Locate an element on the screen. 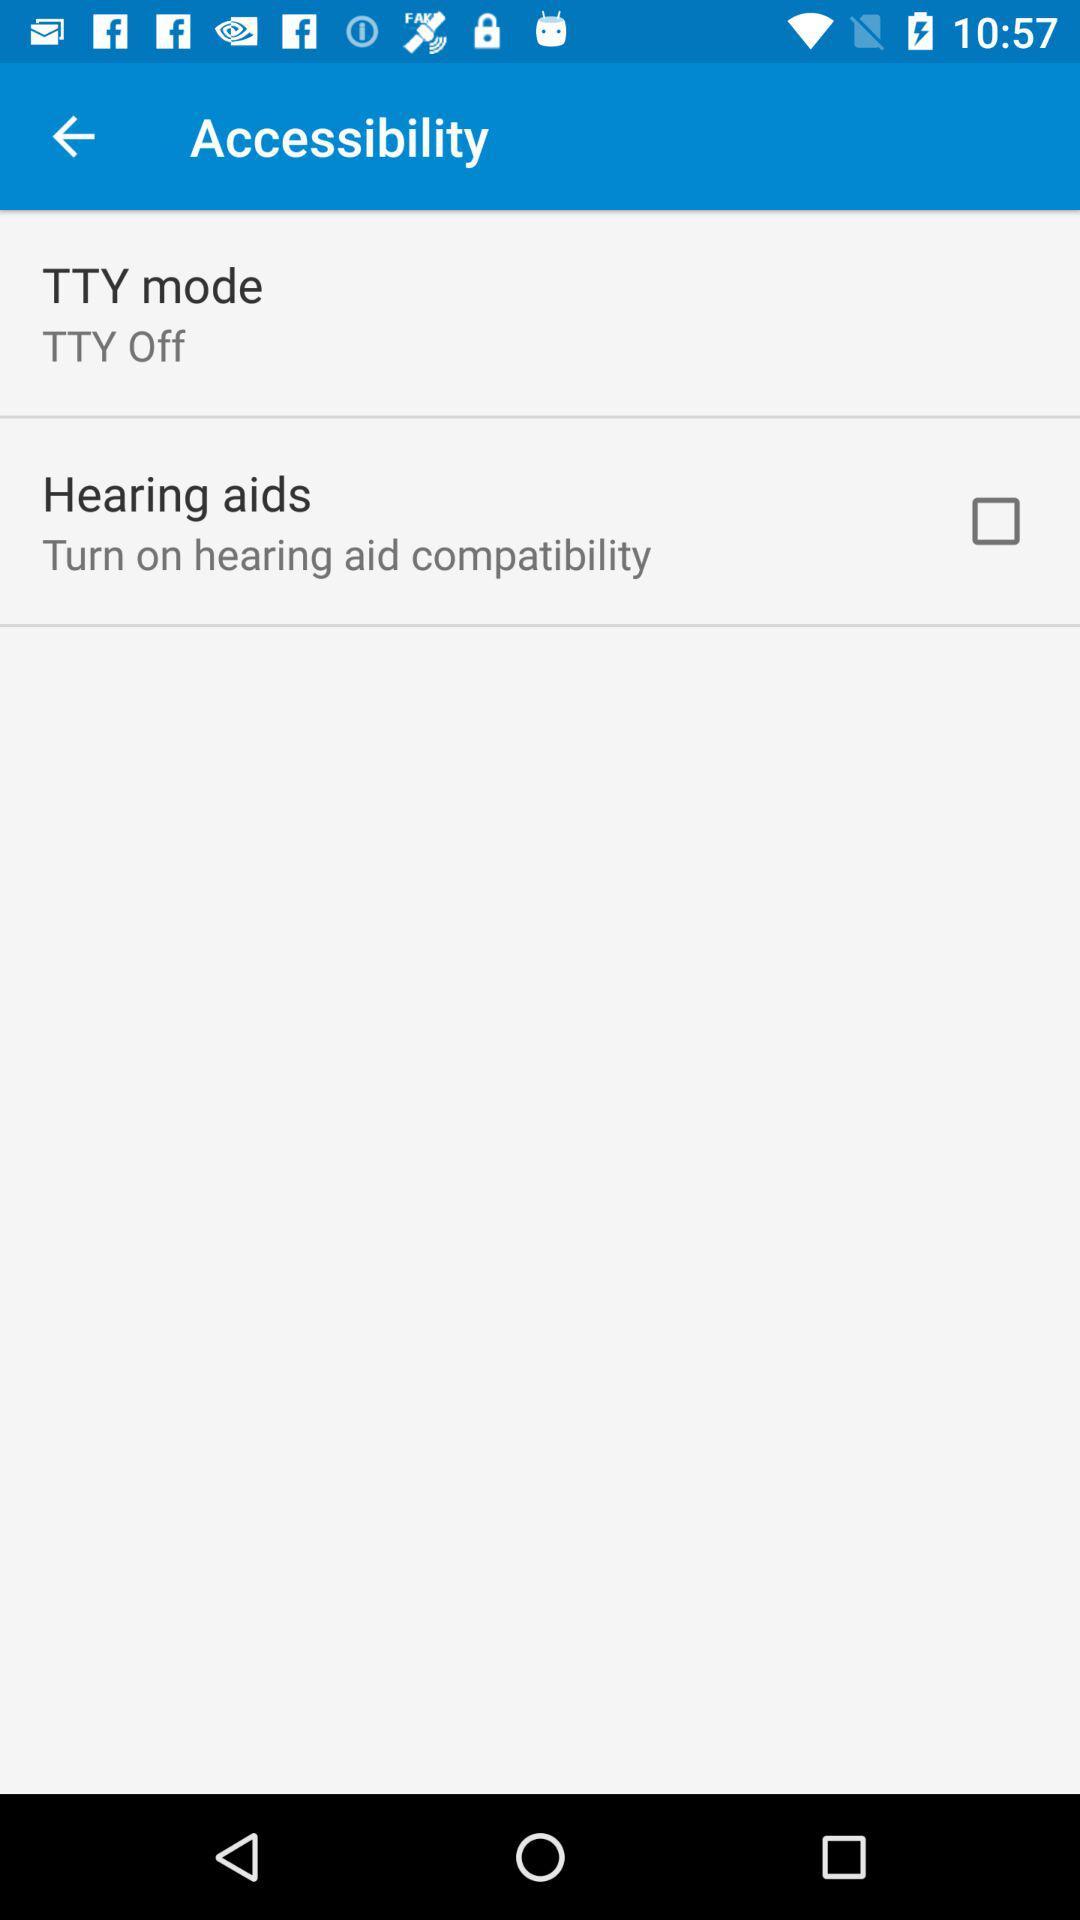 This screenshot has width=1080, height=1920. icon at the top right corner is located at coordinates (995, 521).